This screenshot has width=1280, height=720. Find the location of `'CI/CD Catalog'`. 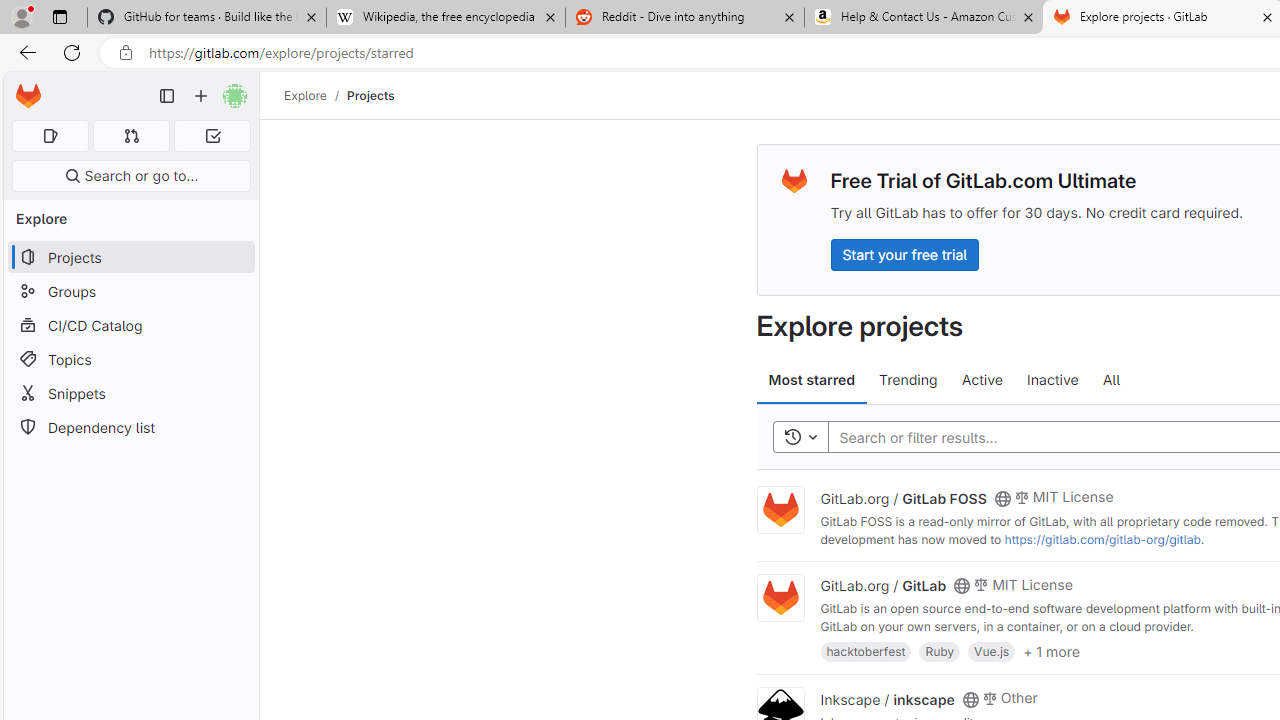

'CI/CD Catalog' is located at coordinates (130, 324).